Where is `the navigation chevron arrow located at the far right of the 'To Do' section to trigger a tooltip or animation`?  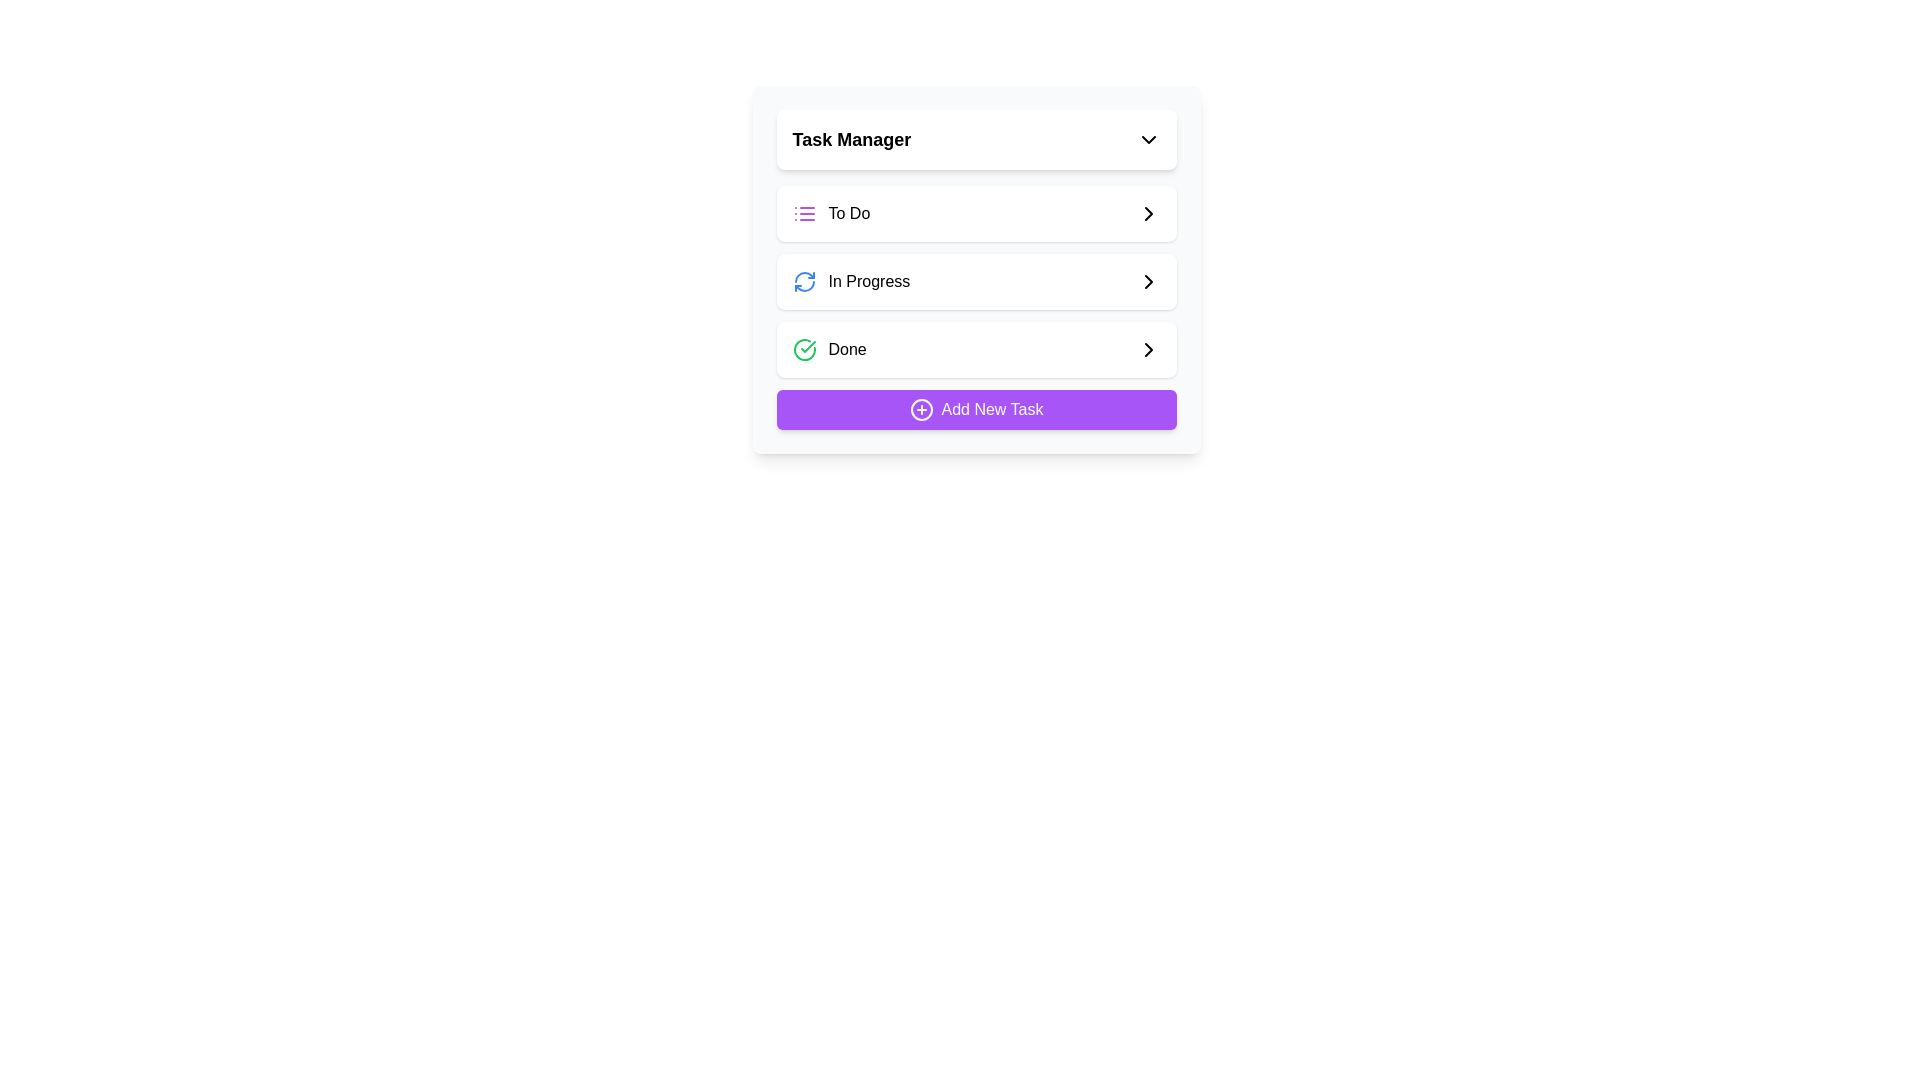 the navigation chevron arrow located at the far right of the 'To Do' section to trigger a tooltip or animation is located at coordinates (1148, 213).